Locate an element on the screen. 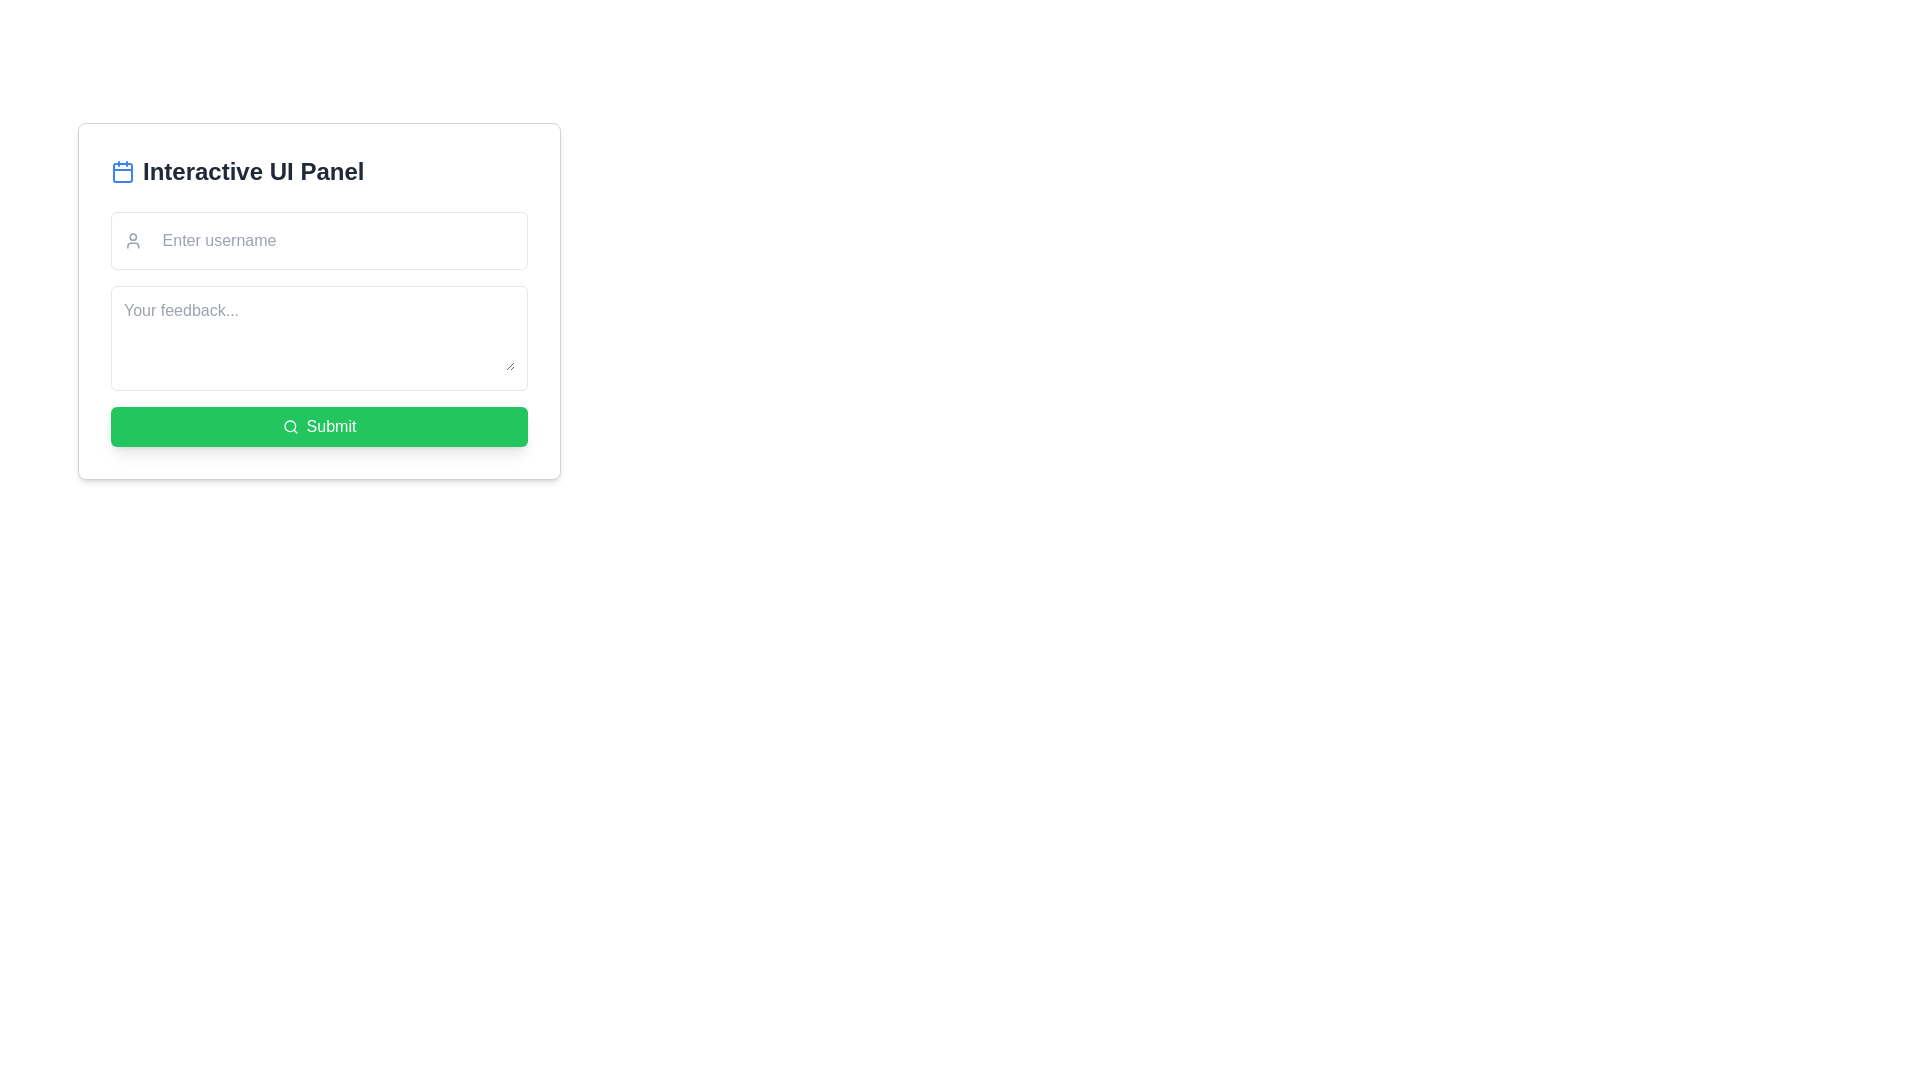 This screenshot has width=1920, height=1080. the user-related context icon located at the top-left of the interactive panel, which precedes the adjacent text input field is located at coordinates (132, 239).